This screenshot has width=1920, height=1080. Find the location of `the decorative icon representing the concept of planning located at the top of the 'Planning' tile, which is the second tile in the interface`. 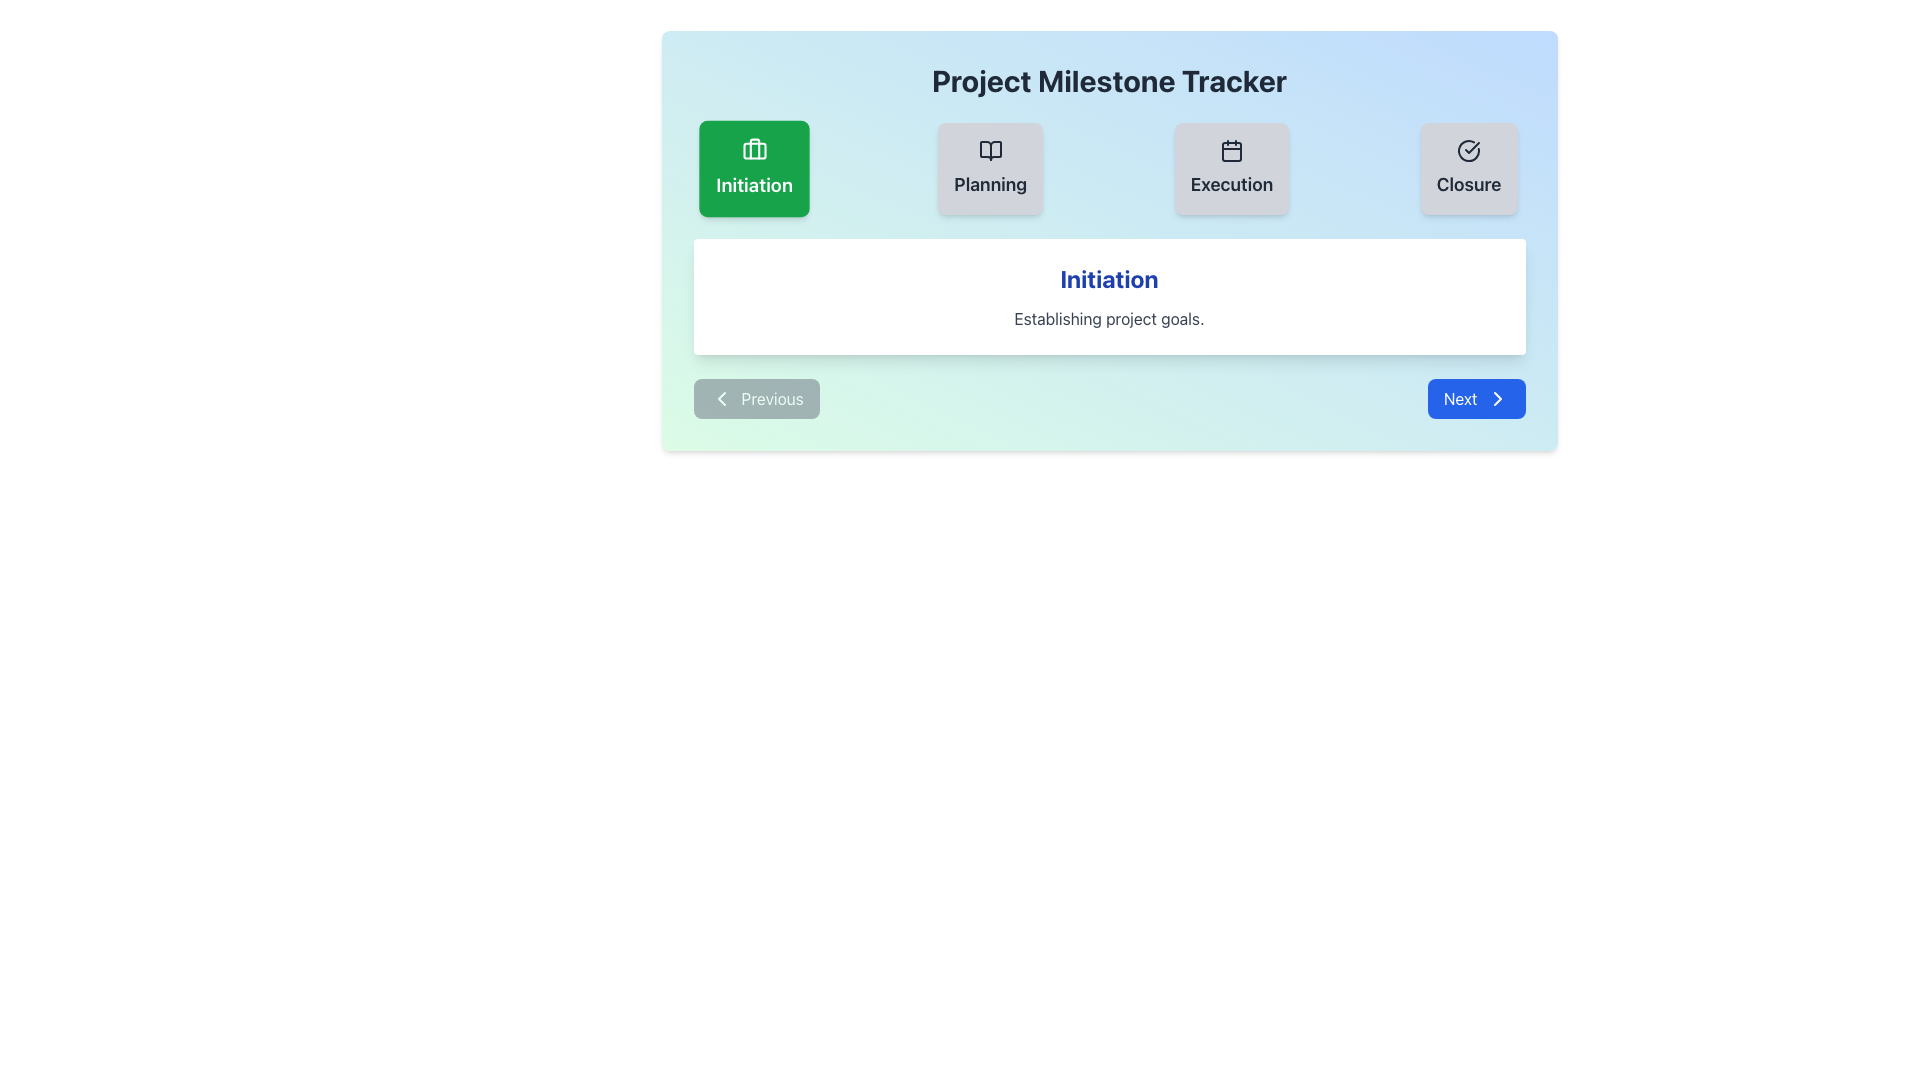

the decorative icon representing the concept of planning located at the top of the 'Planning' tile, which is the second tile in the interface is located at coordinates (990, 149).